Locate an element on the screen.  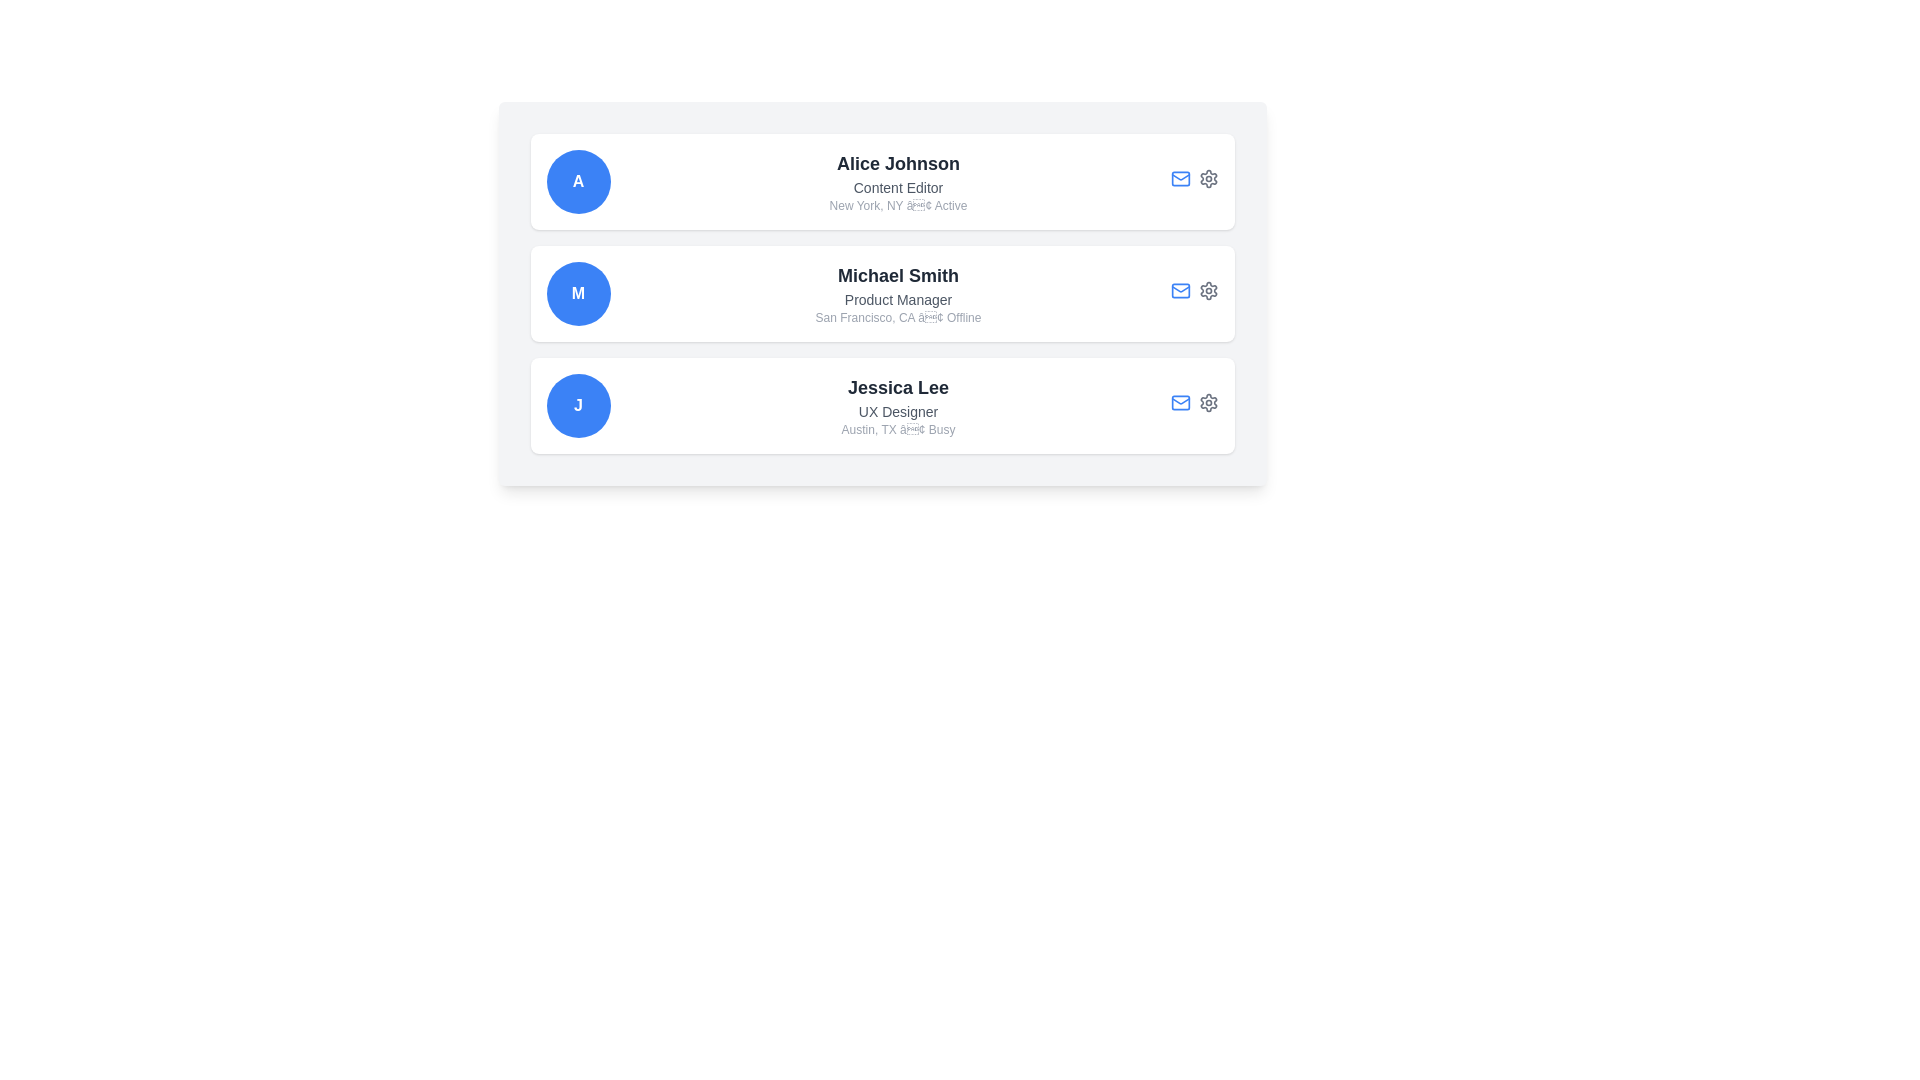
the text label displaying the job title 'UX Designer' for the individual named 'Jessica Lee', which is positioned below the name and above the location details is located at coordinates (897, 411).